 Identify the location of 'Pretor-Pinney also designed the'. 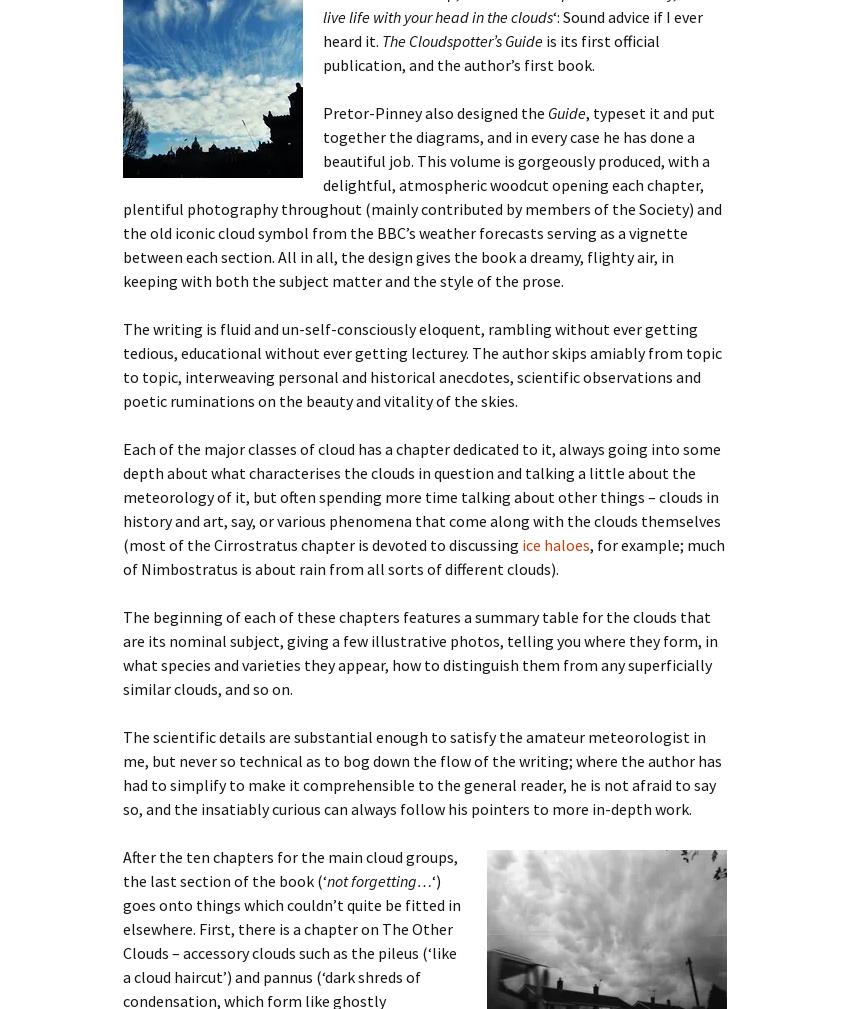
(434, 112).